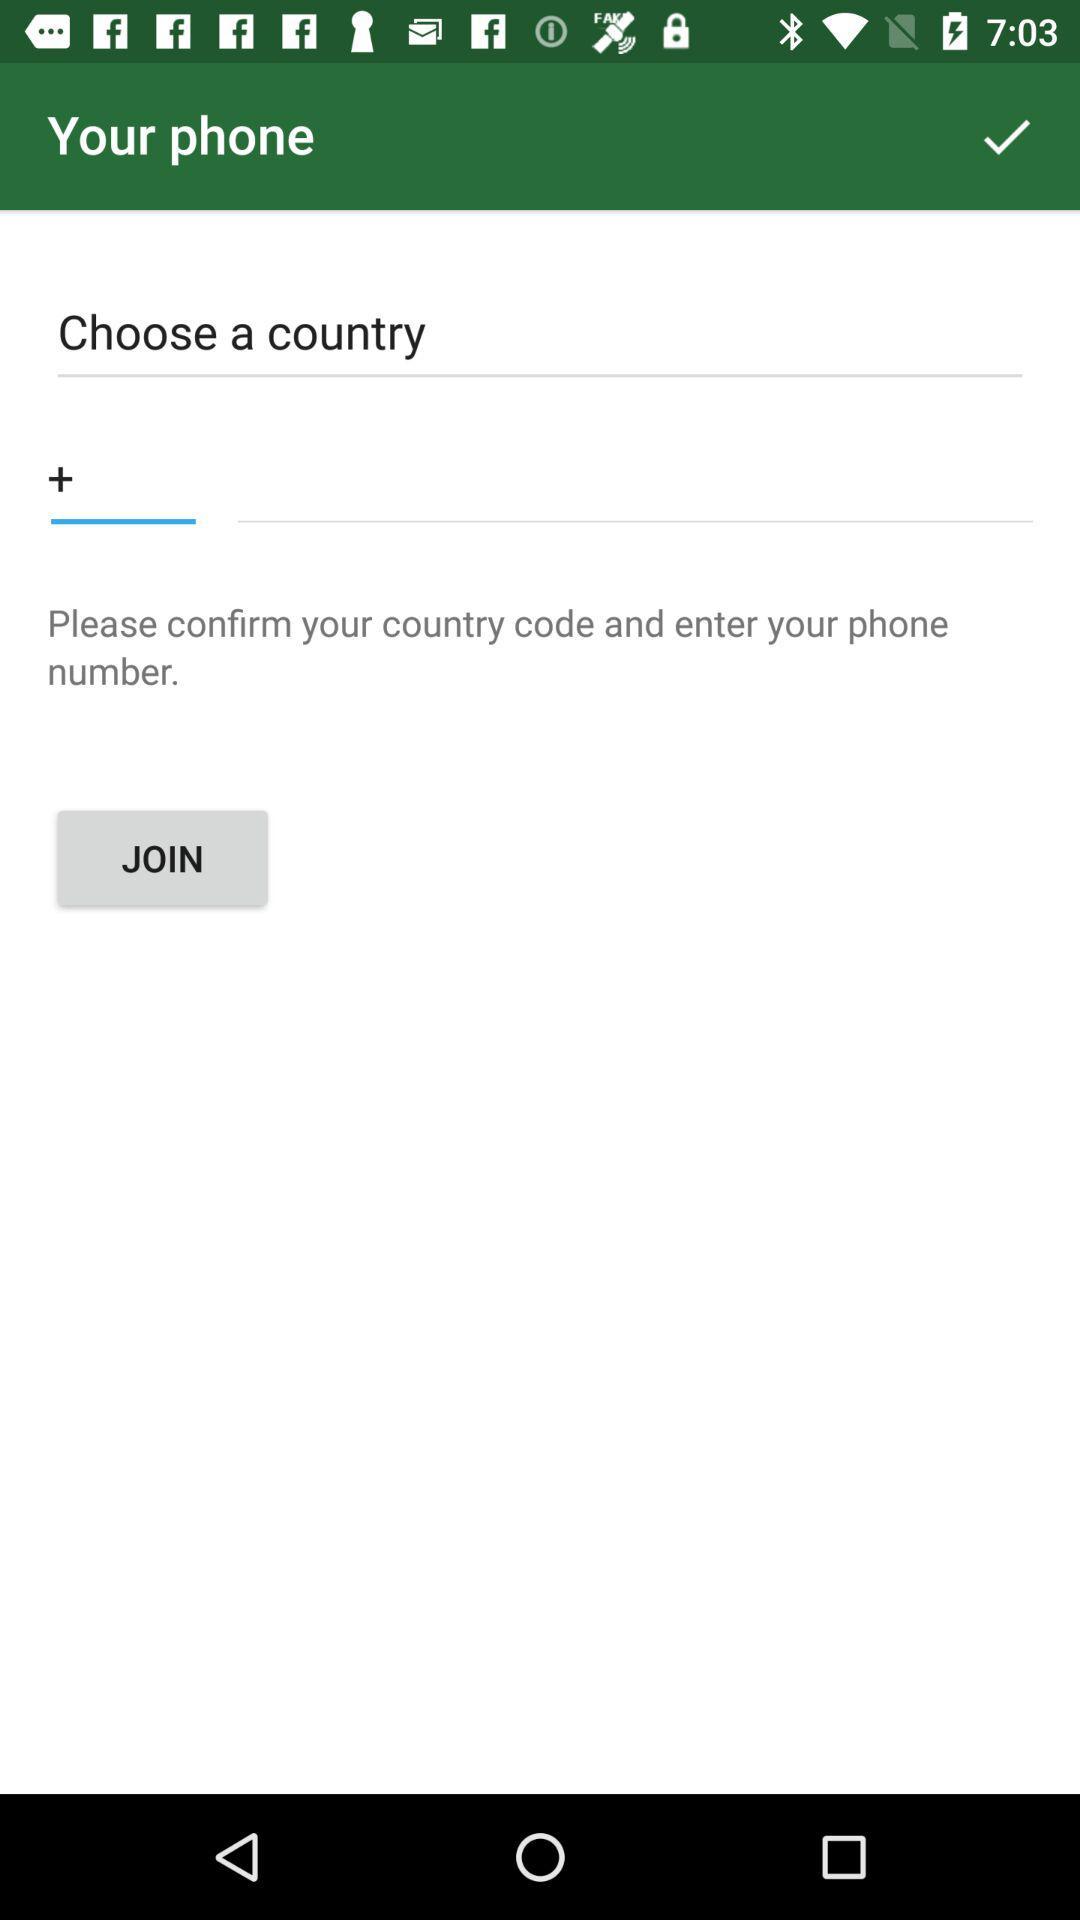 The width and height of the screenshot is (1080, 1920). Describe the element at coordinates (635, 475) in the screenshot. I see `input phone number` at that location.